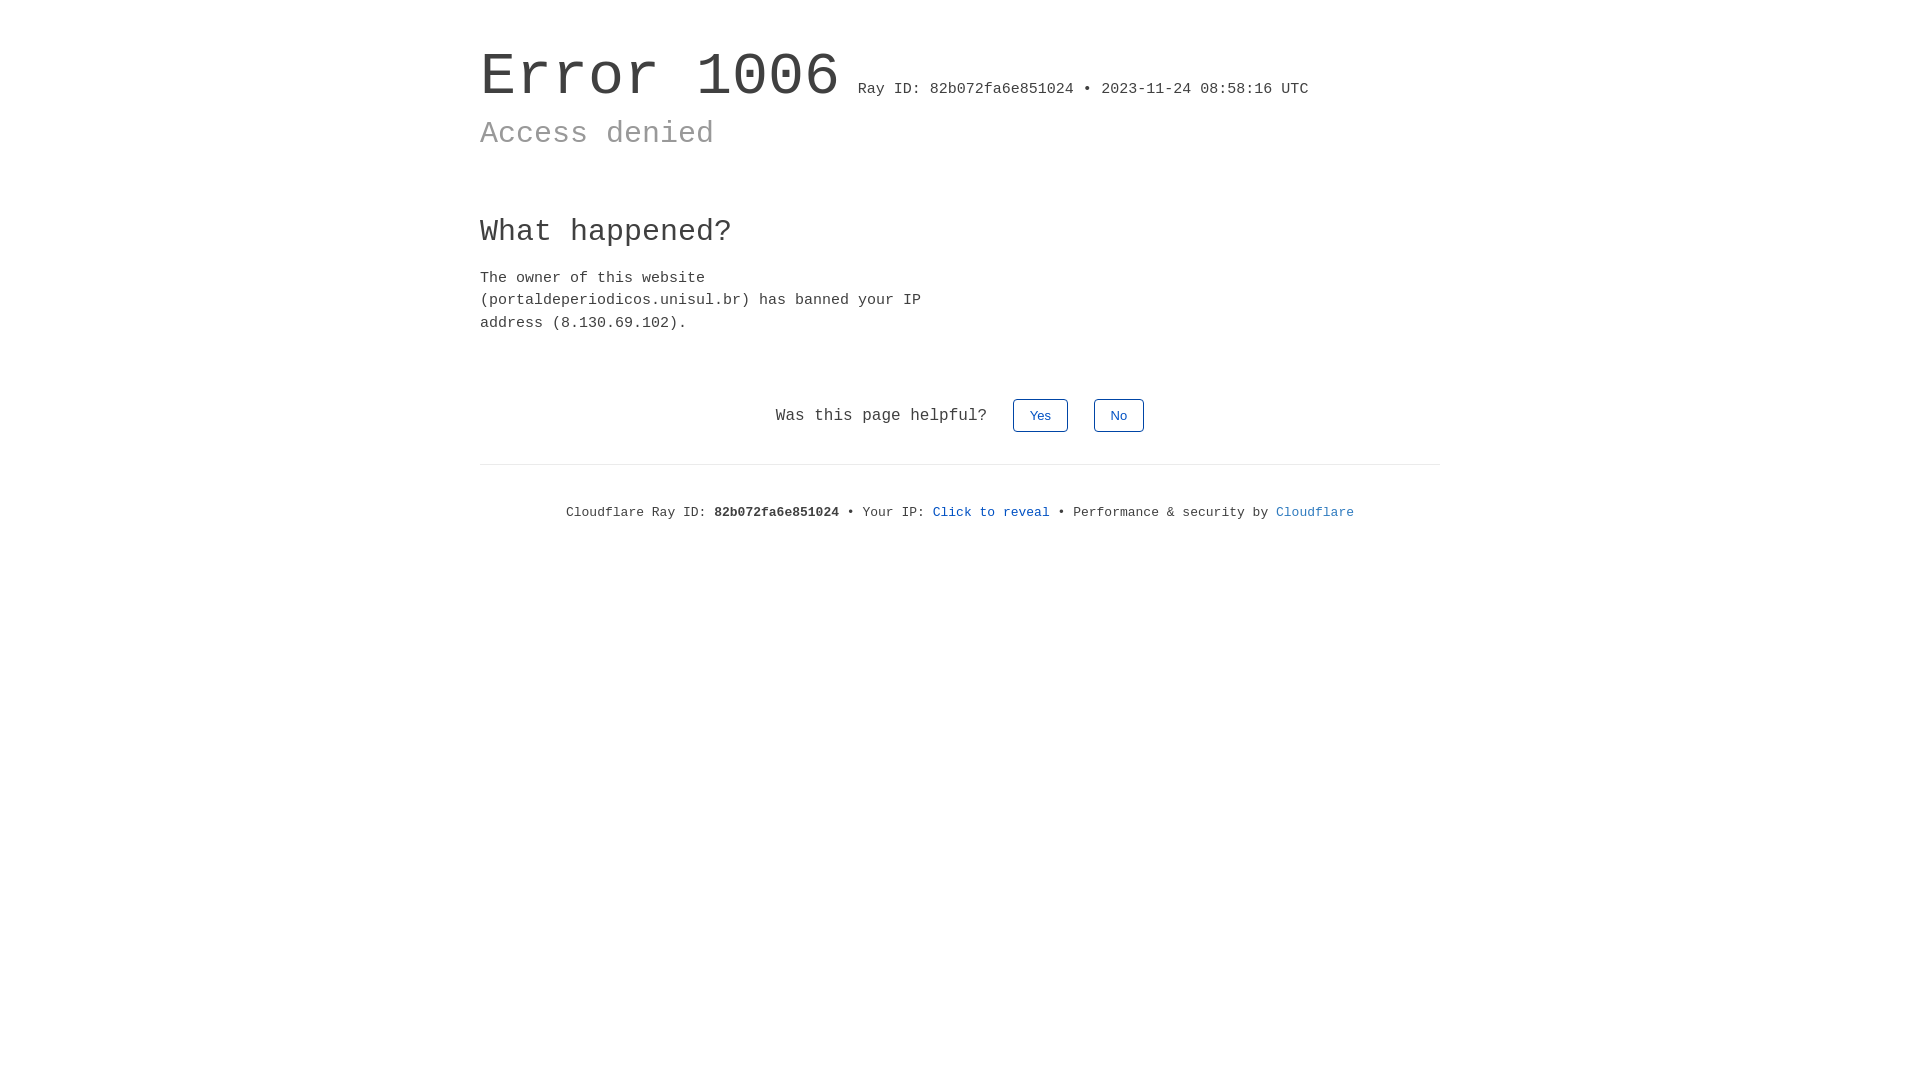  What do you see at coordinates (1315, 511) in the screenshot?
I see `'Cloudflare'` at bounding box center [1315, 511].